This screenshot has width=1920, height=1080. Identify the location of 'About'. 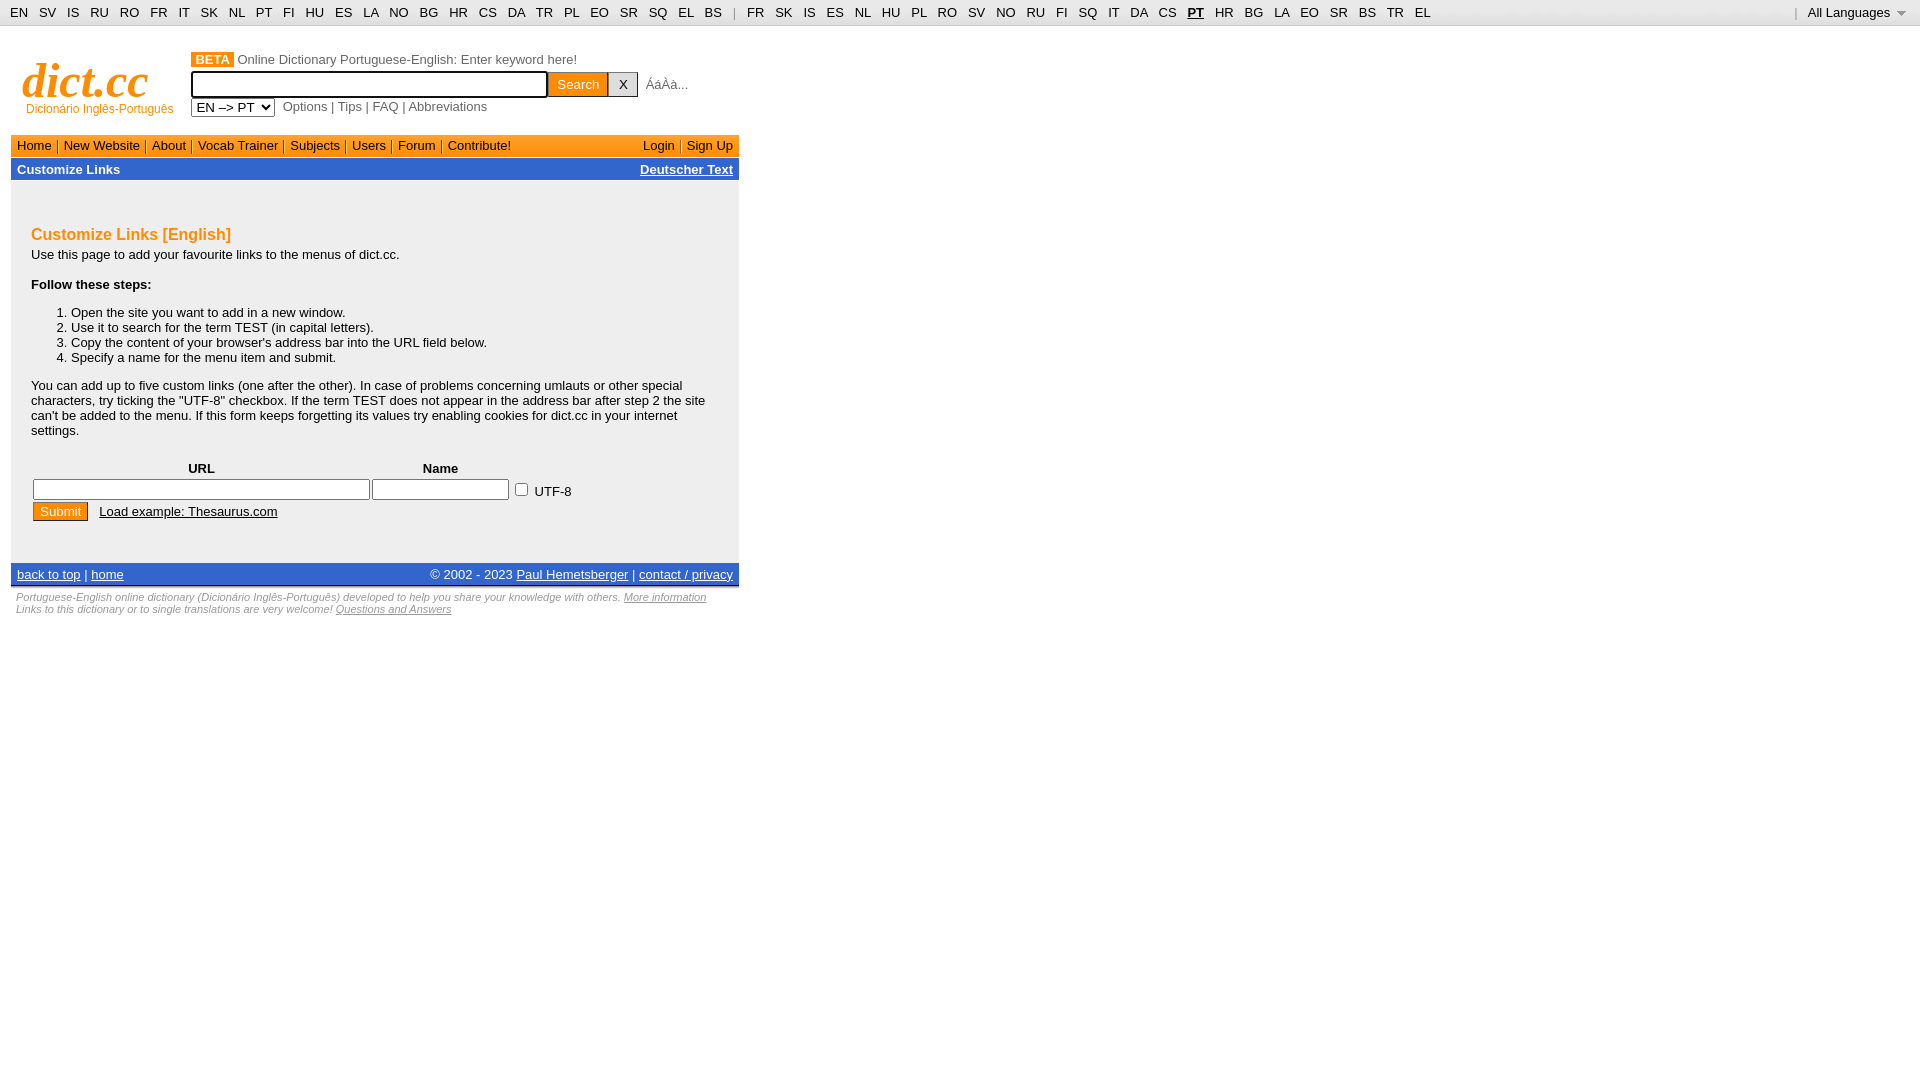
(168, 144).